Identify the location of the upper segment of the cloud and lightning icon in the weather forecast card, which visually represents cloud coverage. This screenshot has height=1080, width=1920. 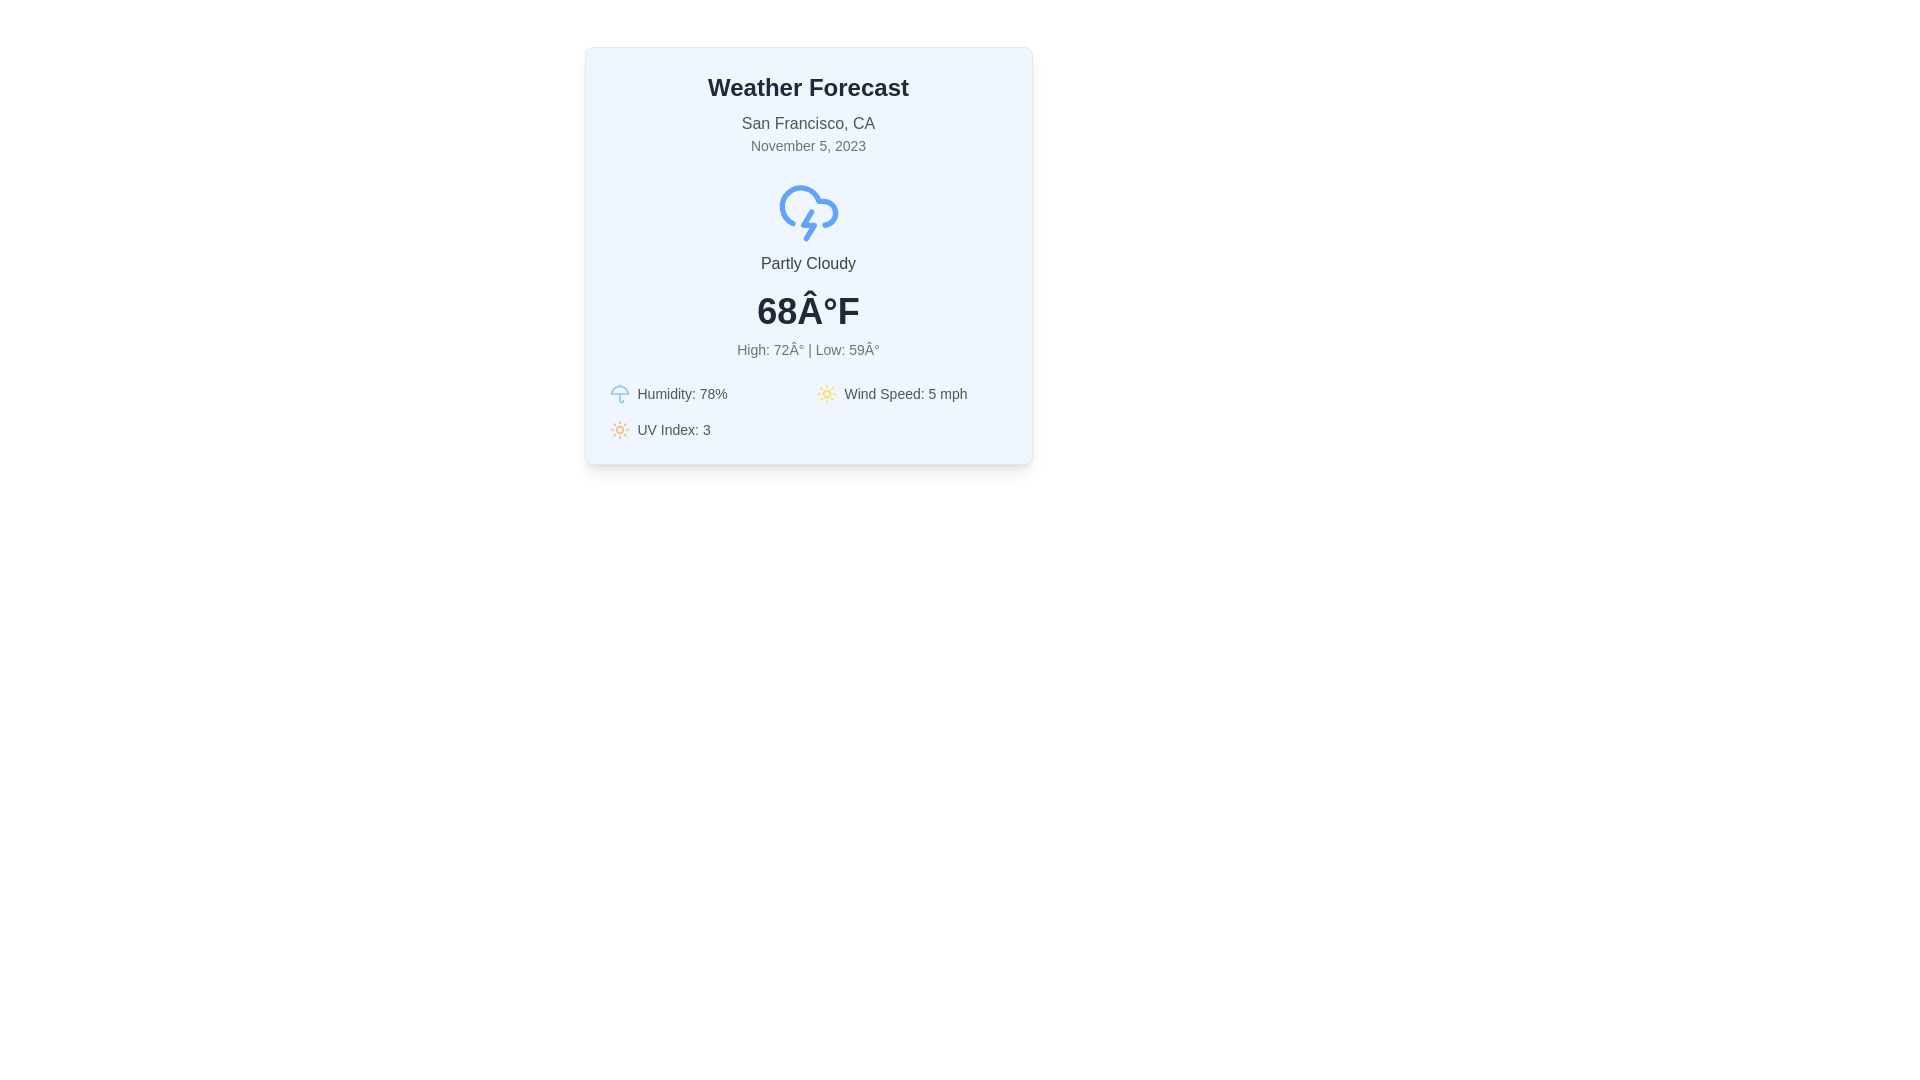
(808, 206).